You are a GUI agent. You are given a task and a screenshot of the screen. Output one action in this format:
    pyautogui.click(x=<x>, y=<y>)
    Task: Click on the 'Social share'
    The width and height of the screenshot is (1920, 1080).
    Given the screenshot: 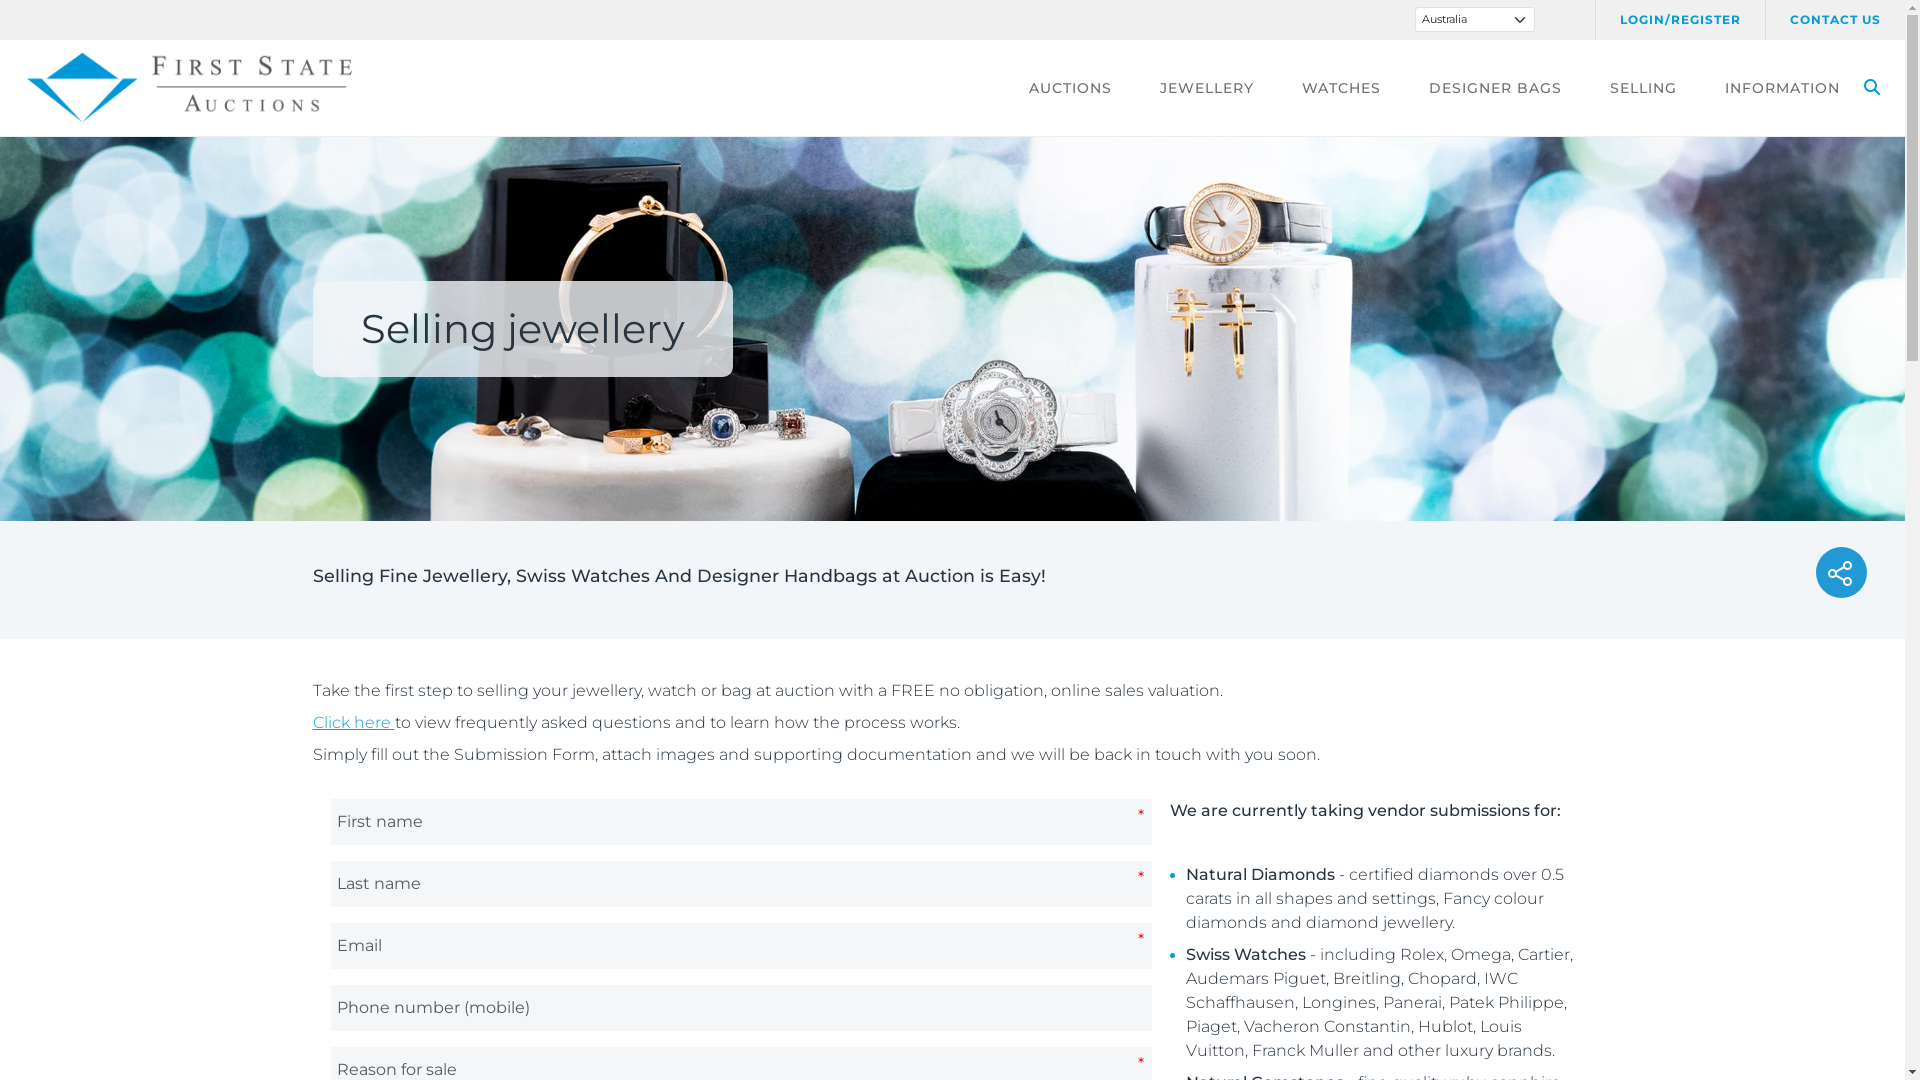 What is the action you would take?
    pyautogui.click(x=1815, y=572)
    